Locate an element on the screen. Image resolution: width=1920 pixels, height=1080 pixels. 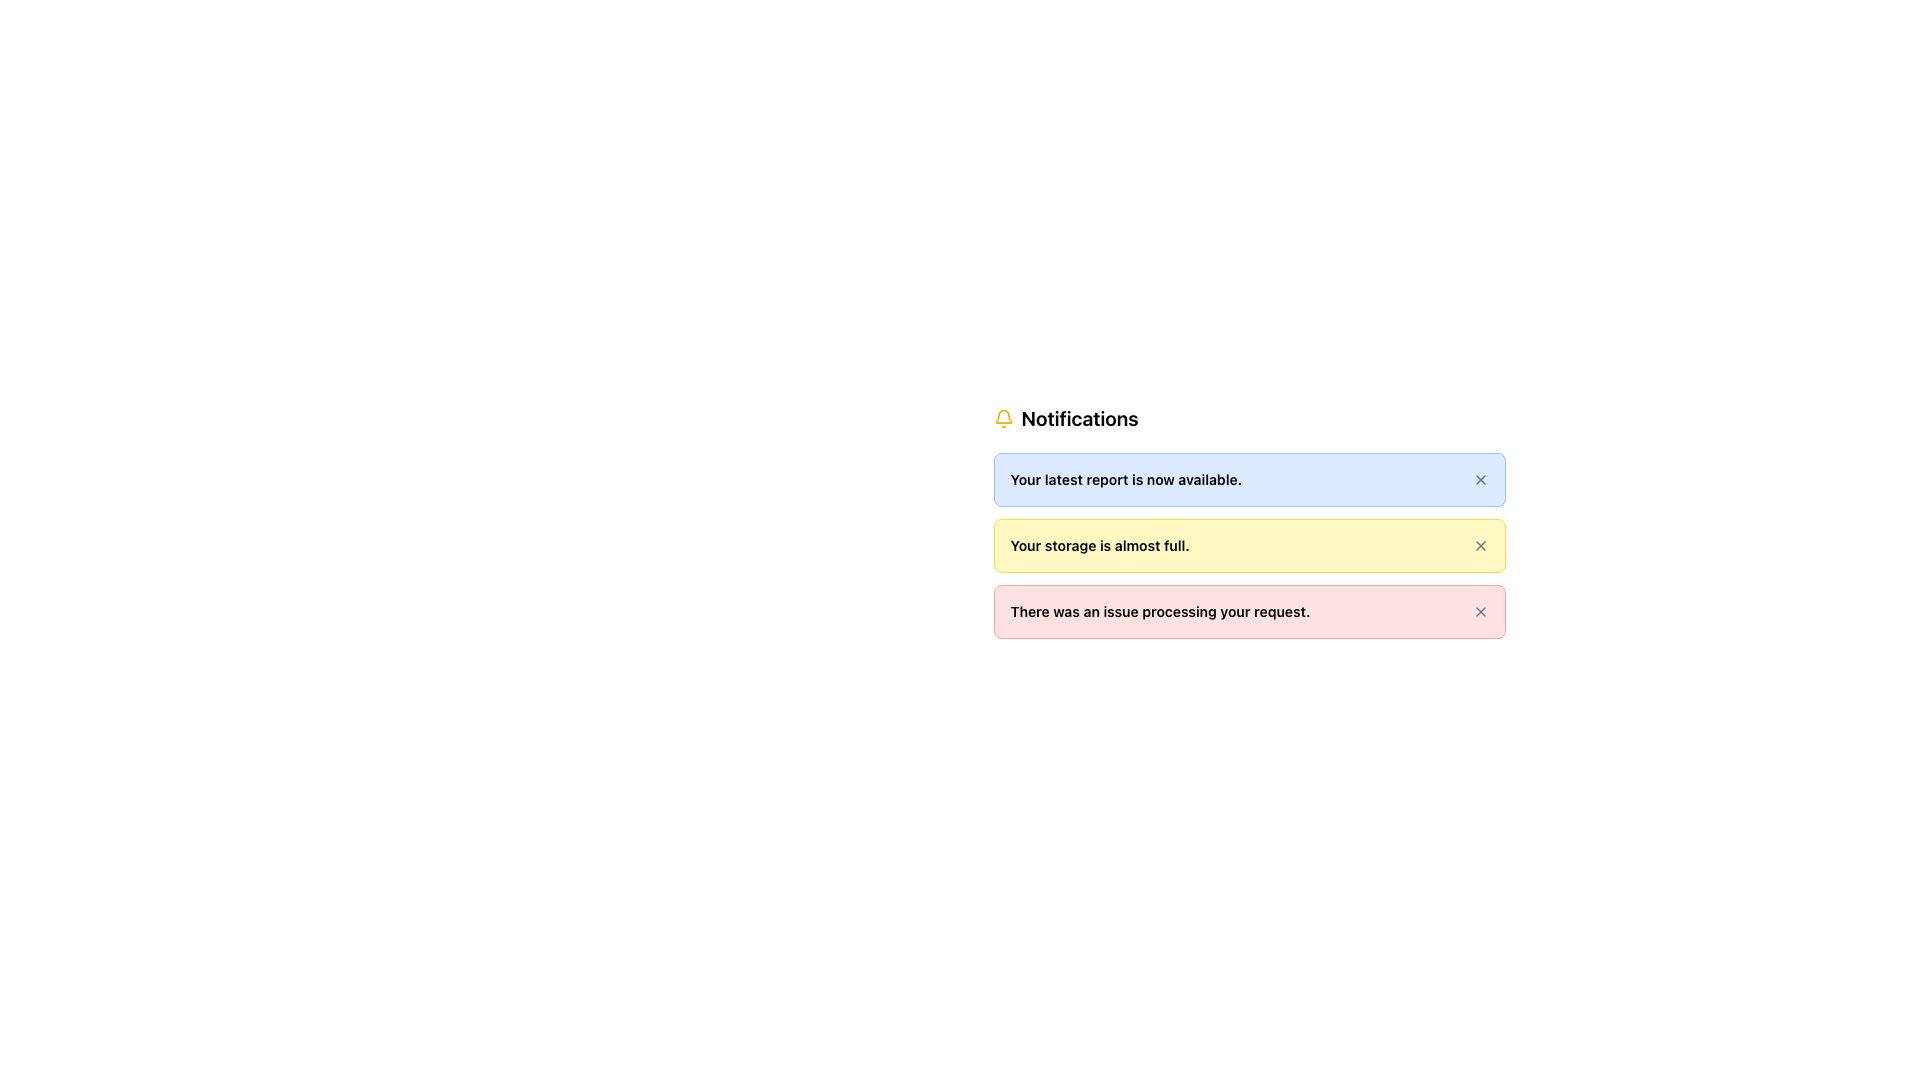
the text that reads 'There was an issue processing your request.' which is located within the red-bordered notification card on the right side of the display is located at coordinates (1160, 611).